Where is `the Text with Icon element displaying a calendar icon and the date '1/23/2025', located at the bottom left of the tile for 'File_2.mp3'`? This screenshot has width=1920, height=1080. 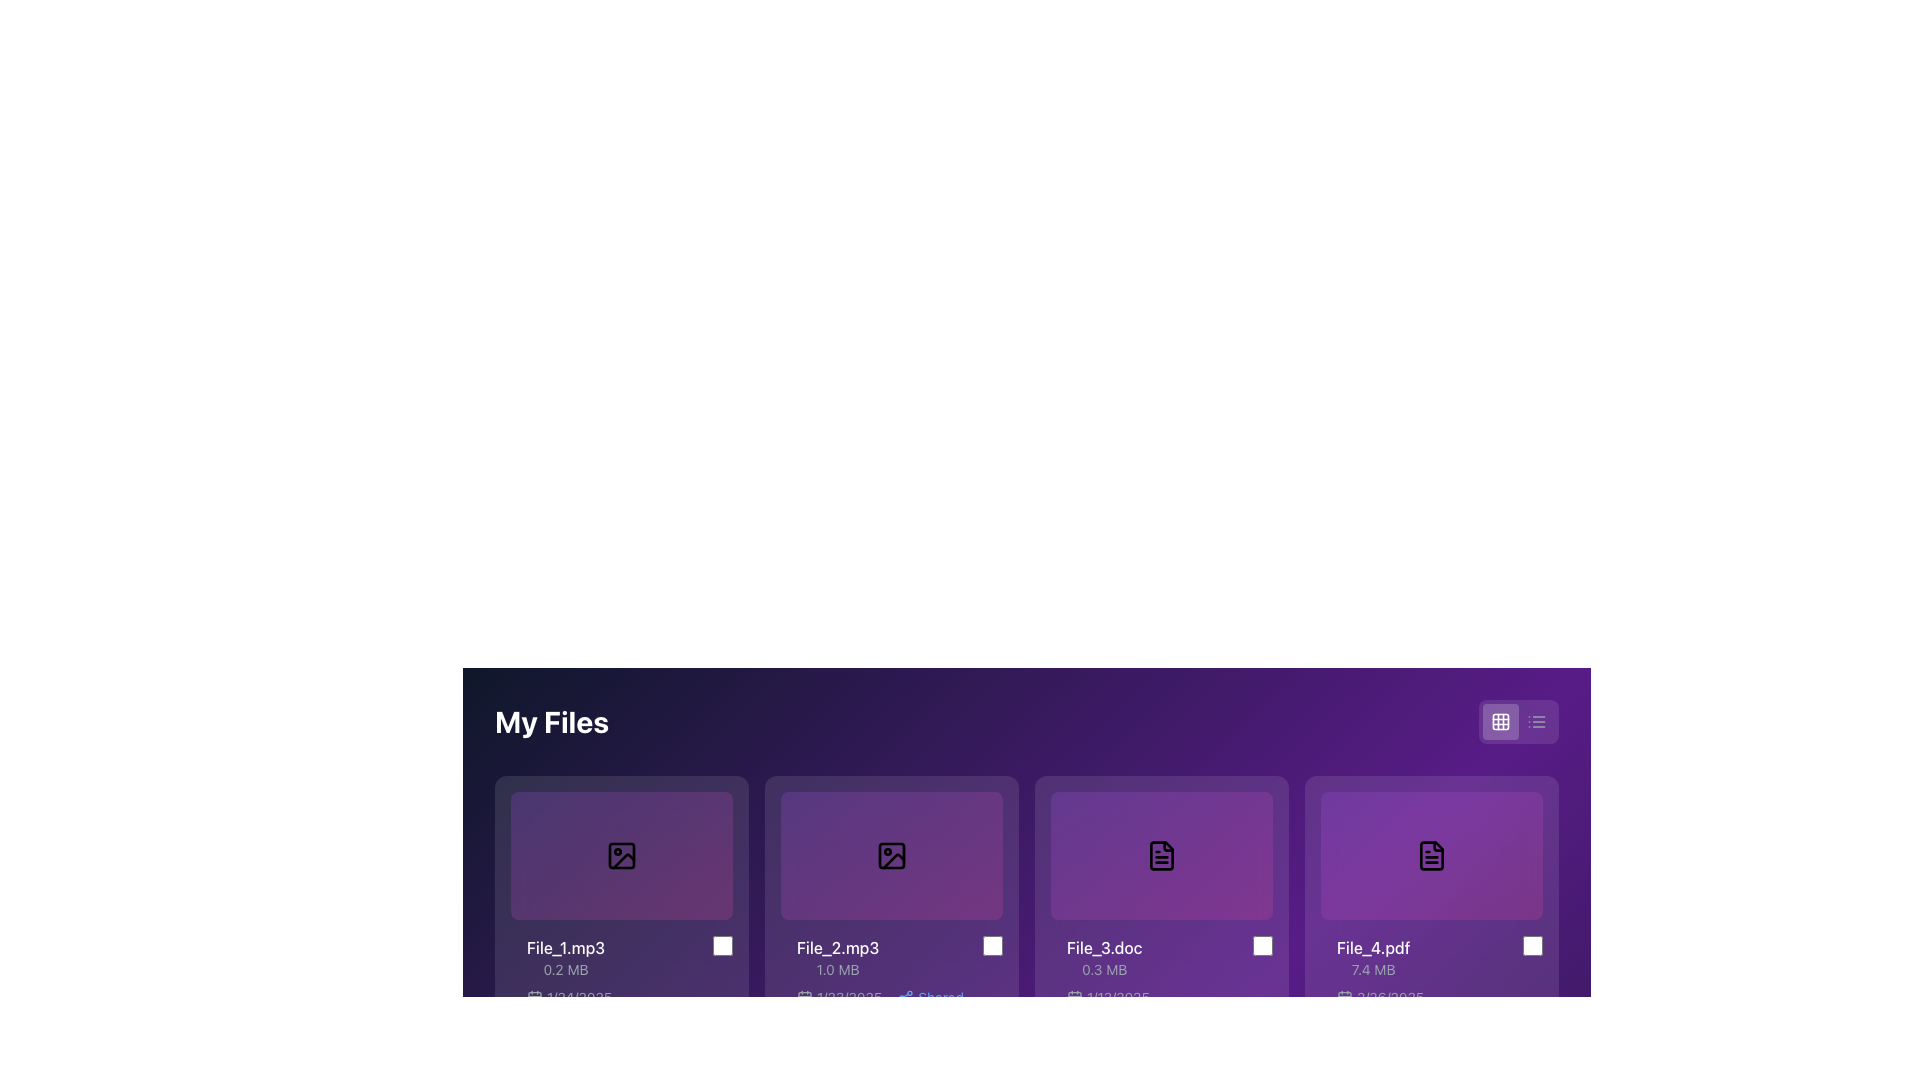 the Text with Icon element displaying a calendar icon and the date '1/23/2025', located at the bottom left of the tile for 'File_2.mp3' is located at coordinates (839, 998).